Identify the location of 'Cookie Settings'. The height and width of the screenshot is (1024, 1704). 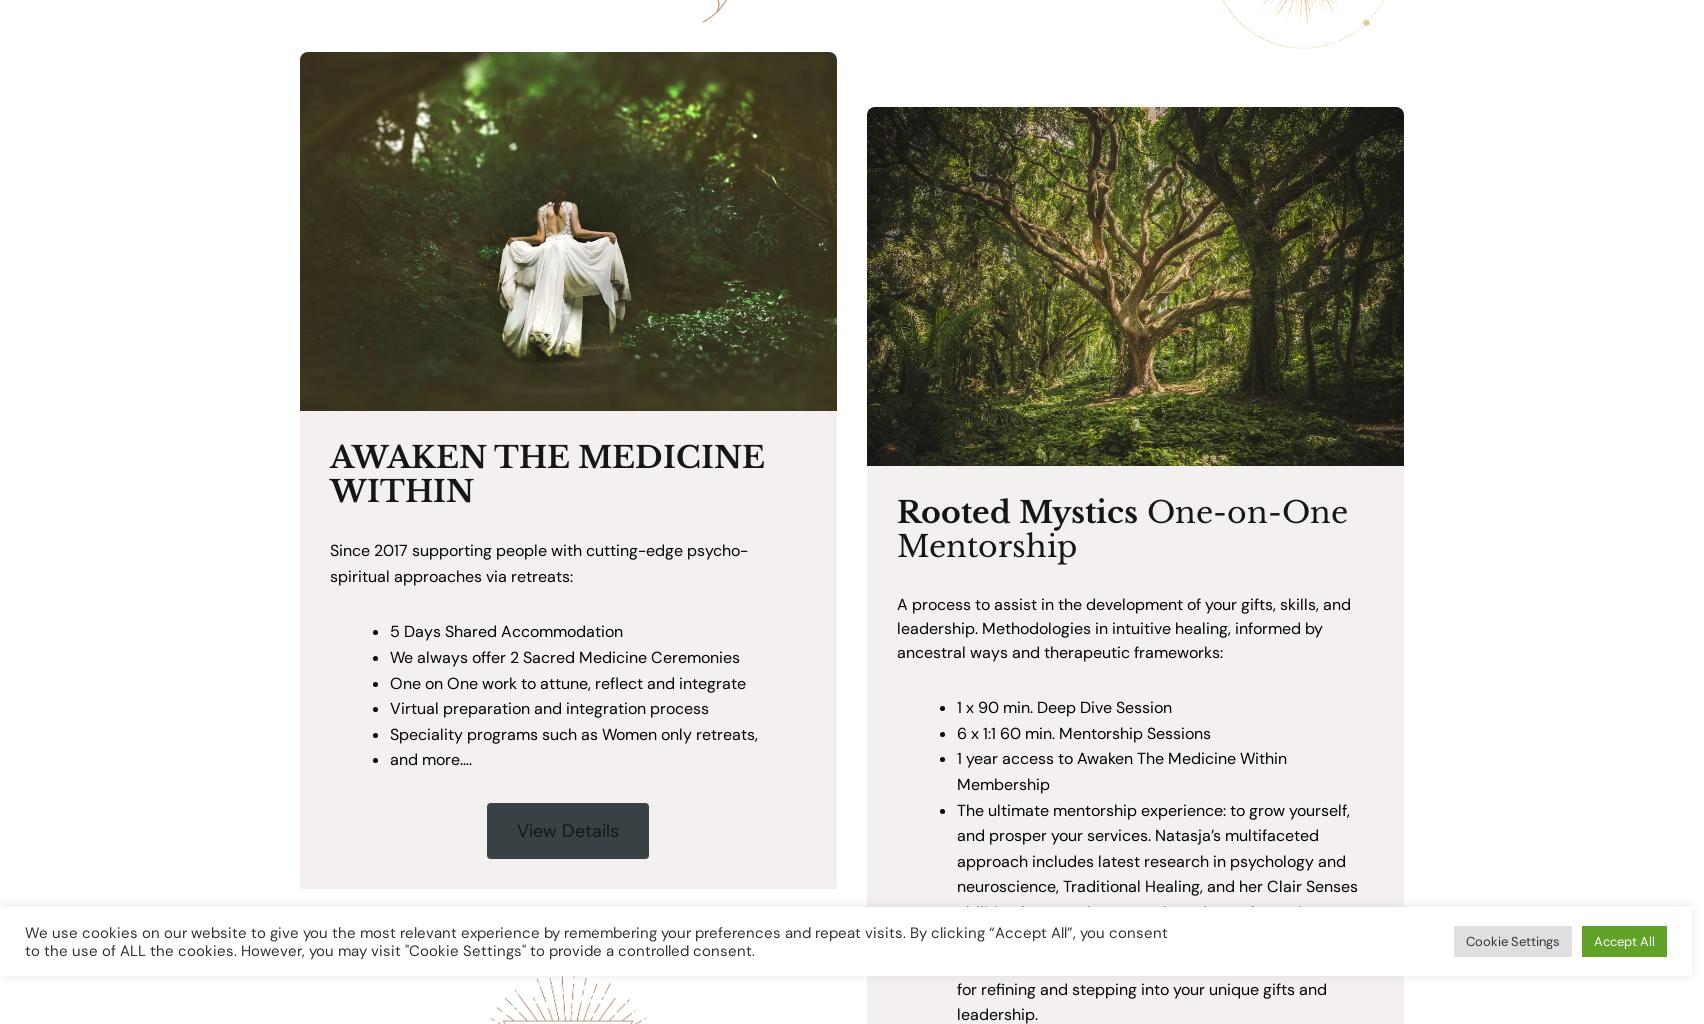
(1511, 941).